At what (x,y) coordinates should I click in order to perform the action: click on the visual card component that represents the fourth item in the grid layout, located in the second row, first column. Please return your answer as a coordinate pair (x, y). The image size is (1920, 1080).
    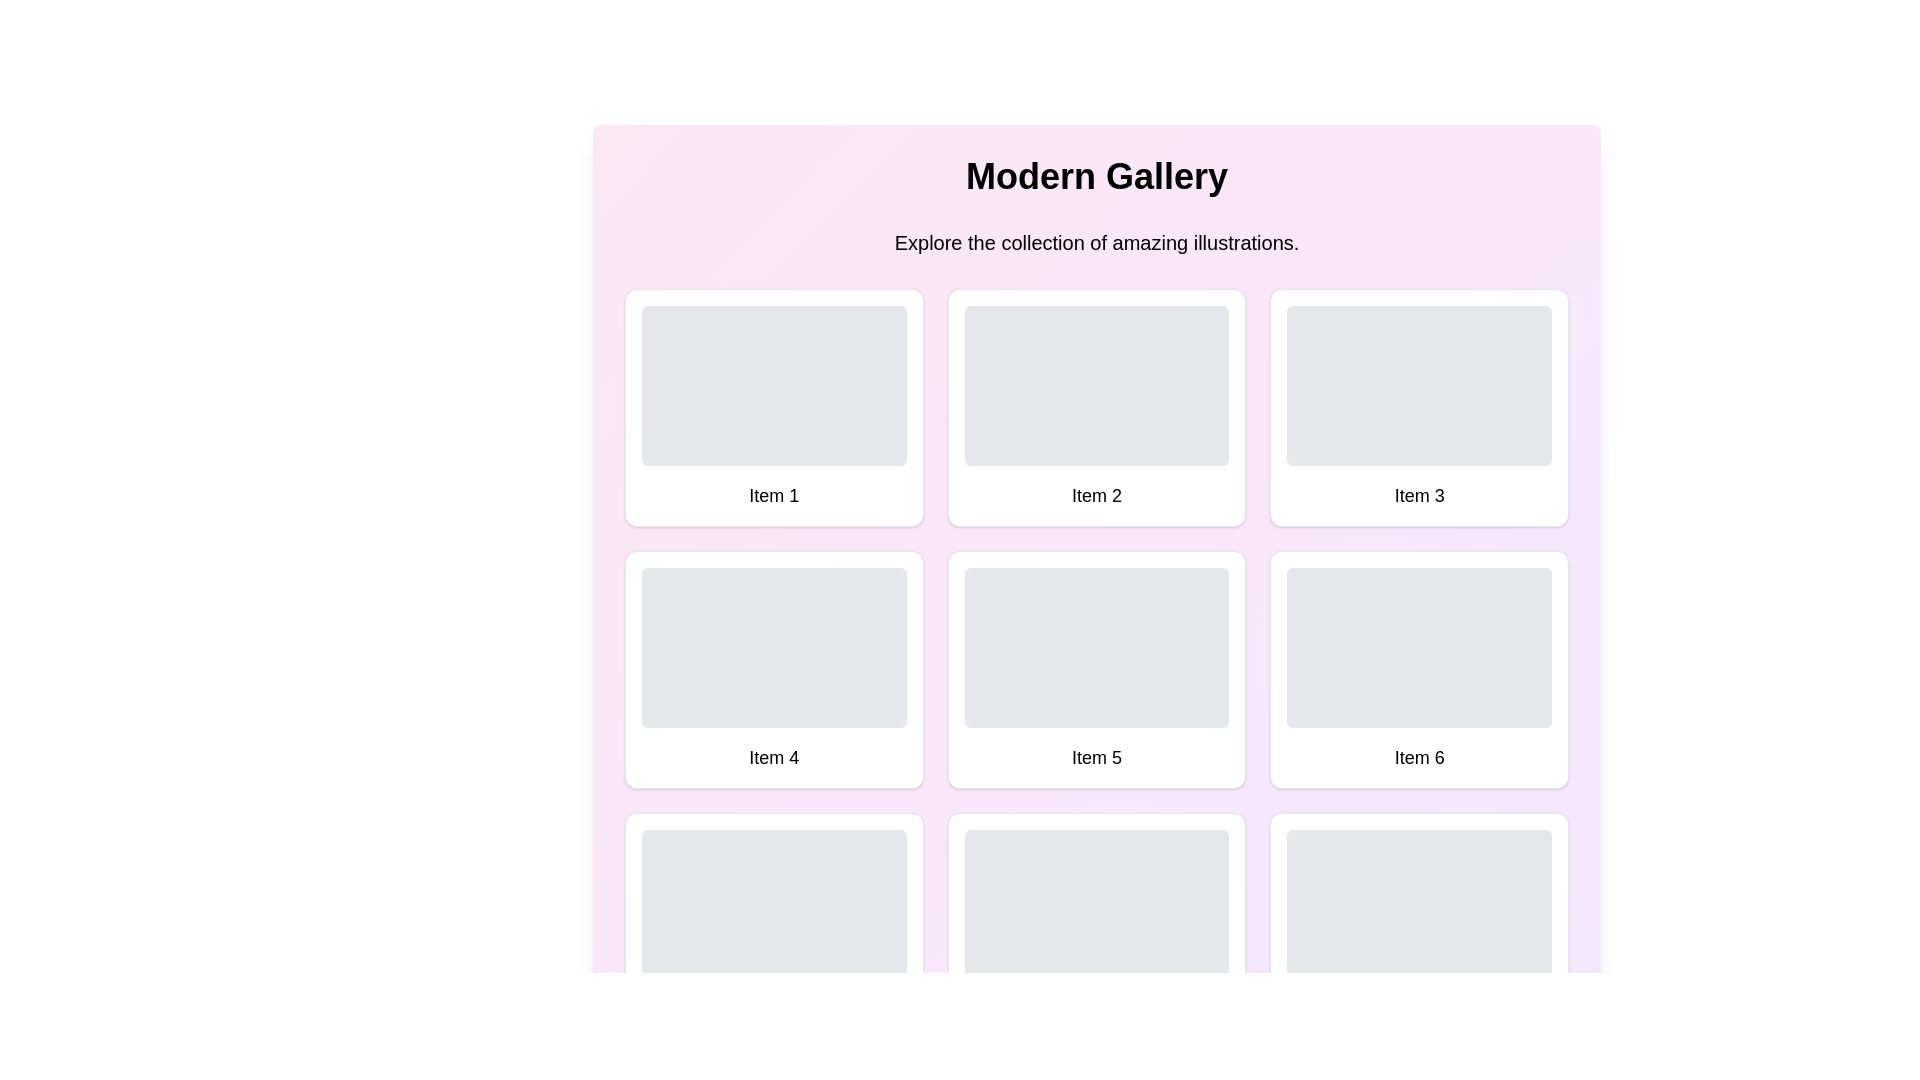
    Looking at the image, I should click on (773, 670).